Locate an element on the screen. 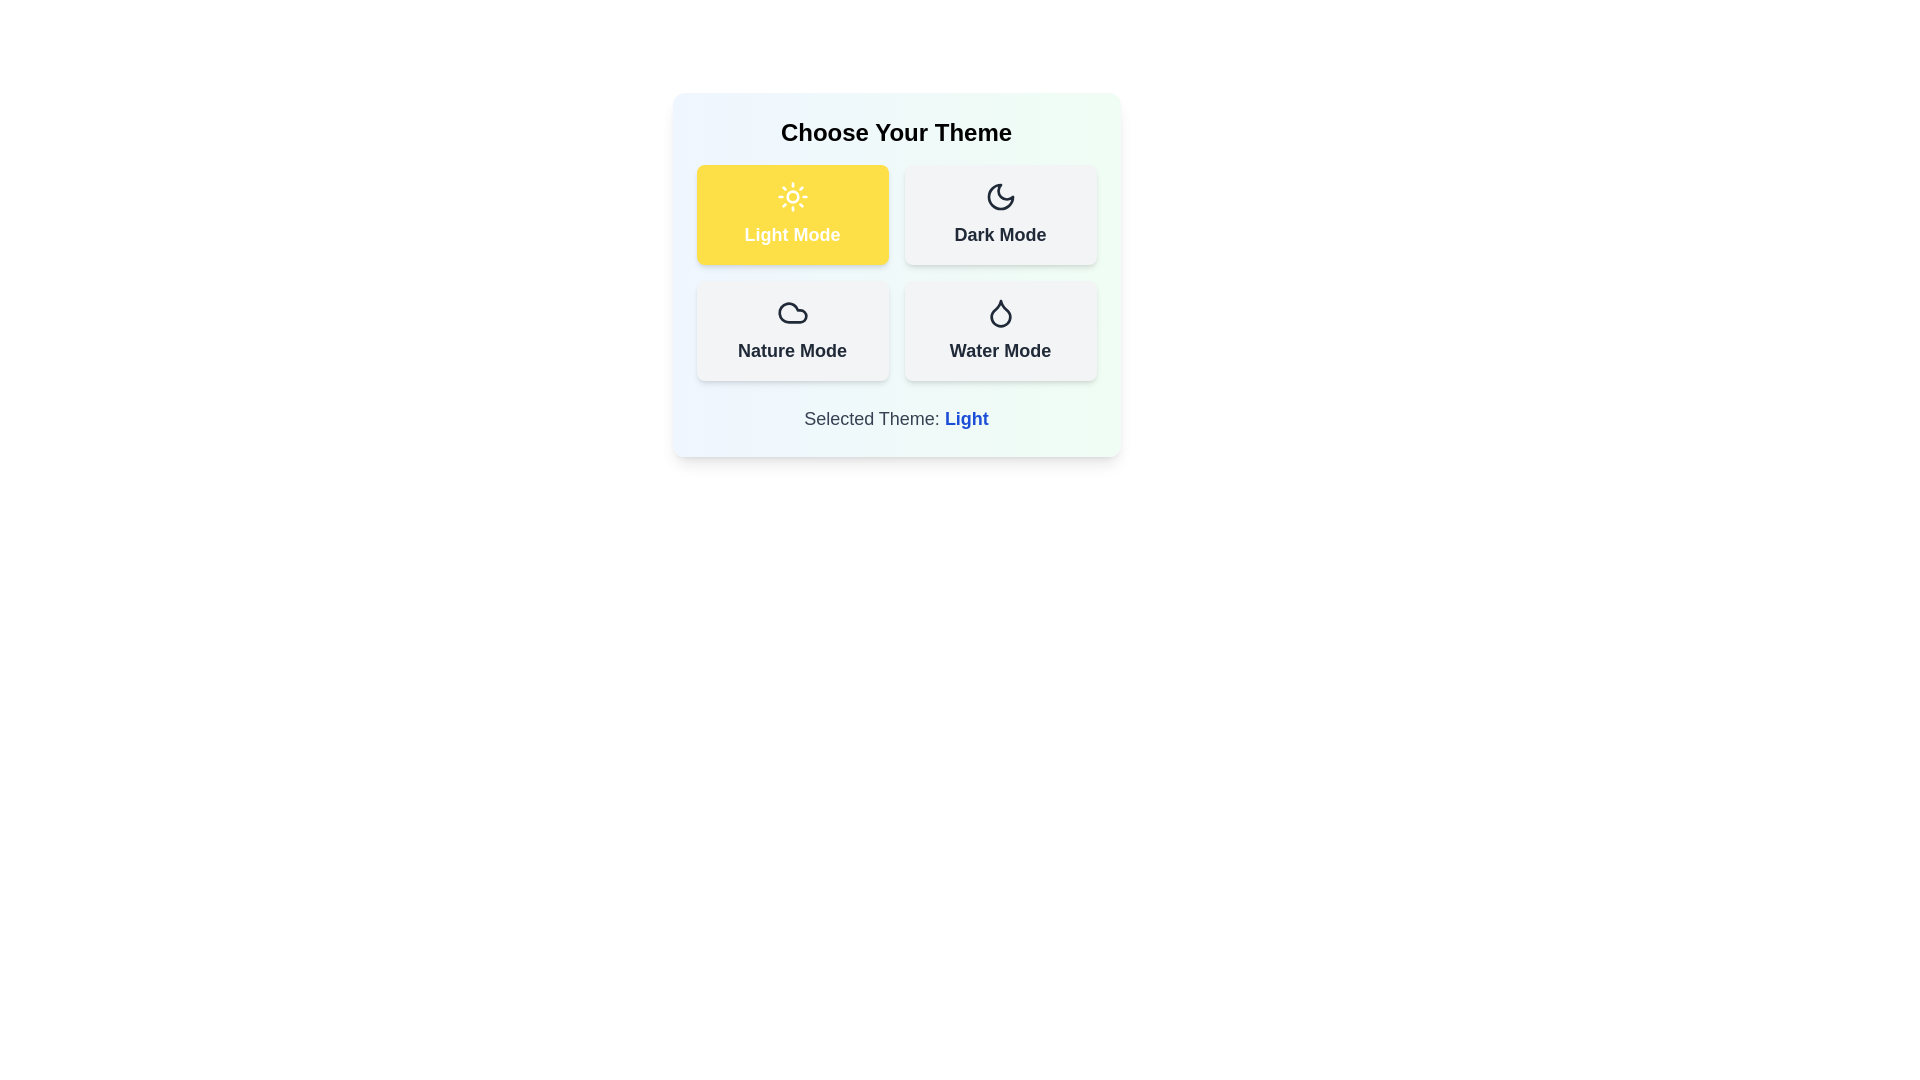 Image resolution: width=1920 pixels, height=1080 pixels. the theme by clicking on the corresponding button. The parameter Water Mode specifies the theme to select is located at coordinates (1000, 330).